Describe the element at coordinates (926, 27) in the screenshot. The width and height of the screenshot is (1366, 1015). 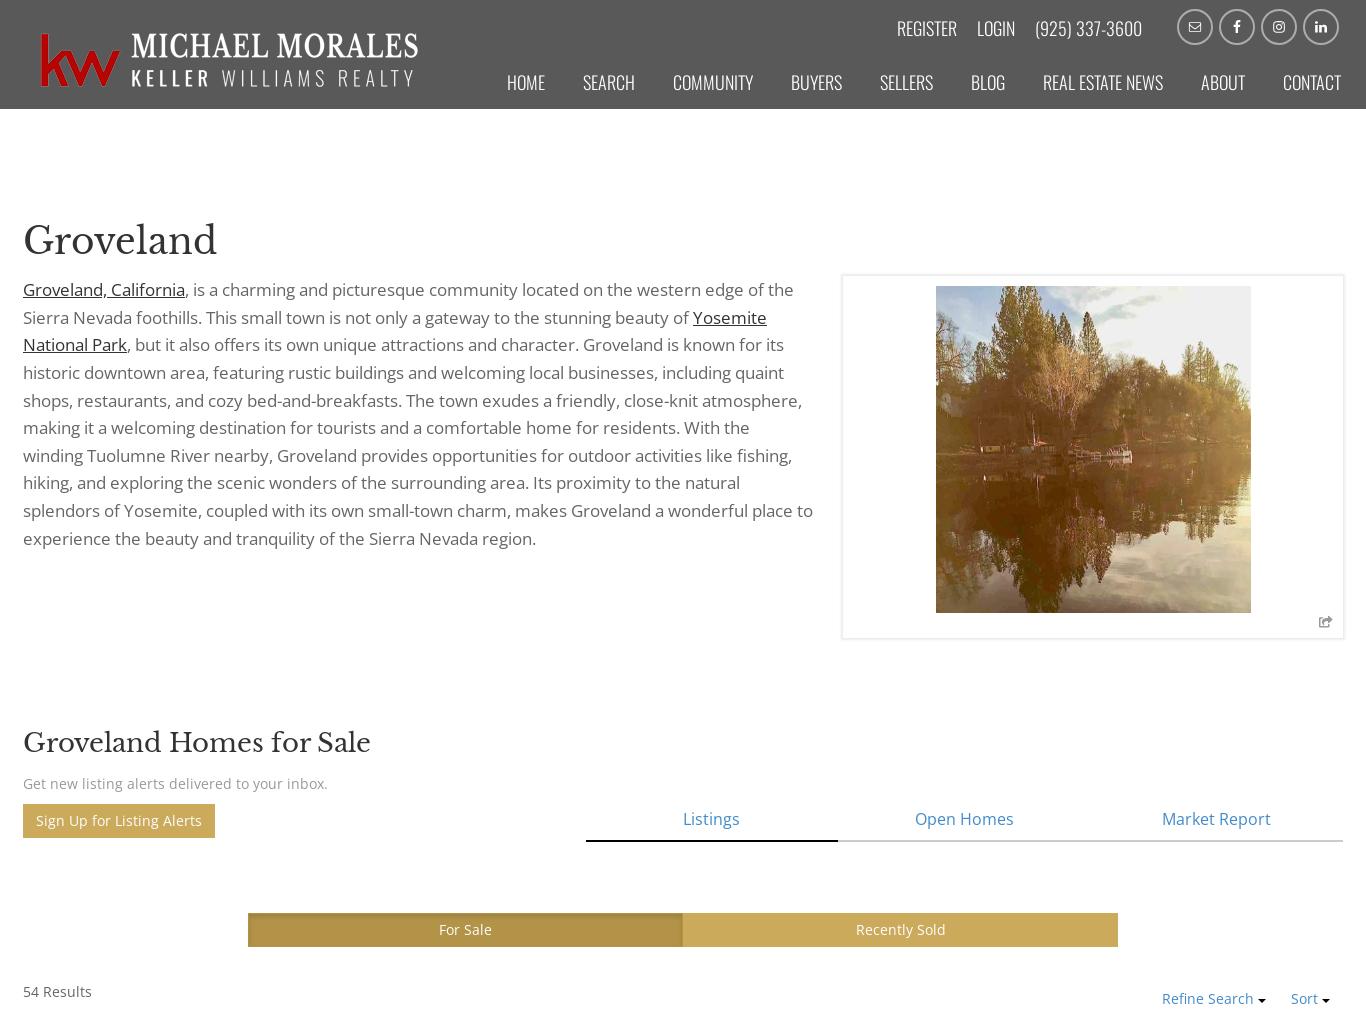
I see `'Register'` at that location.